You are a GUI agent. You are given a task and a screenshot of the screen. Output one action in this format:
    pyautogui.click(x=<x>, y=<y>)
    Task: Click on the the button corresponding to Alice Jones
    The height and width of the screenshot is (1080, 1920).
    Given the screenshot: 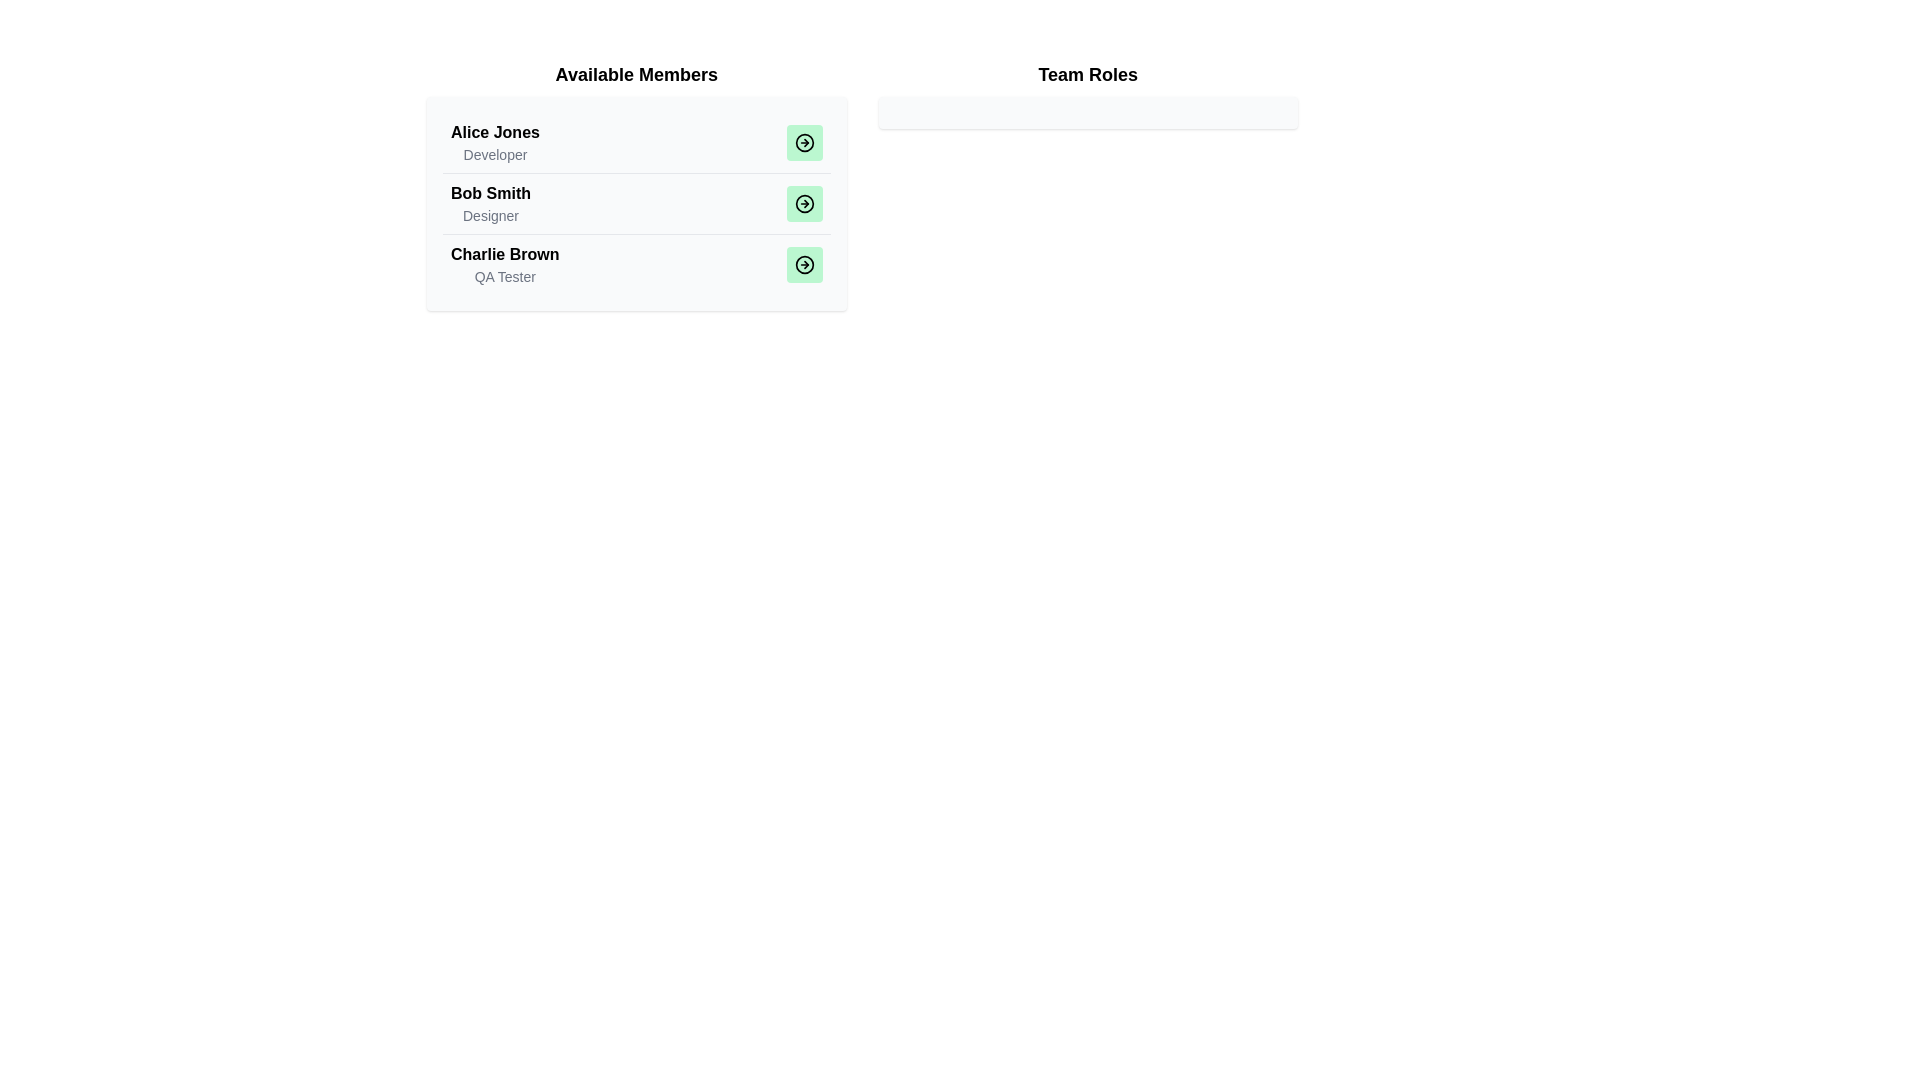 What is the action you would take?
    pyautogui.click(x=804, y=141)
    